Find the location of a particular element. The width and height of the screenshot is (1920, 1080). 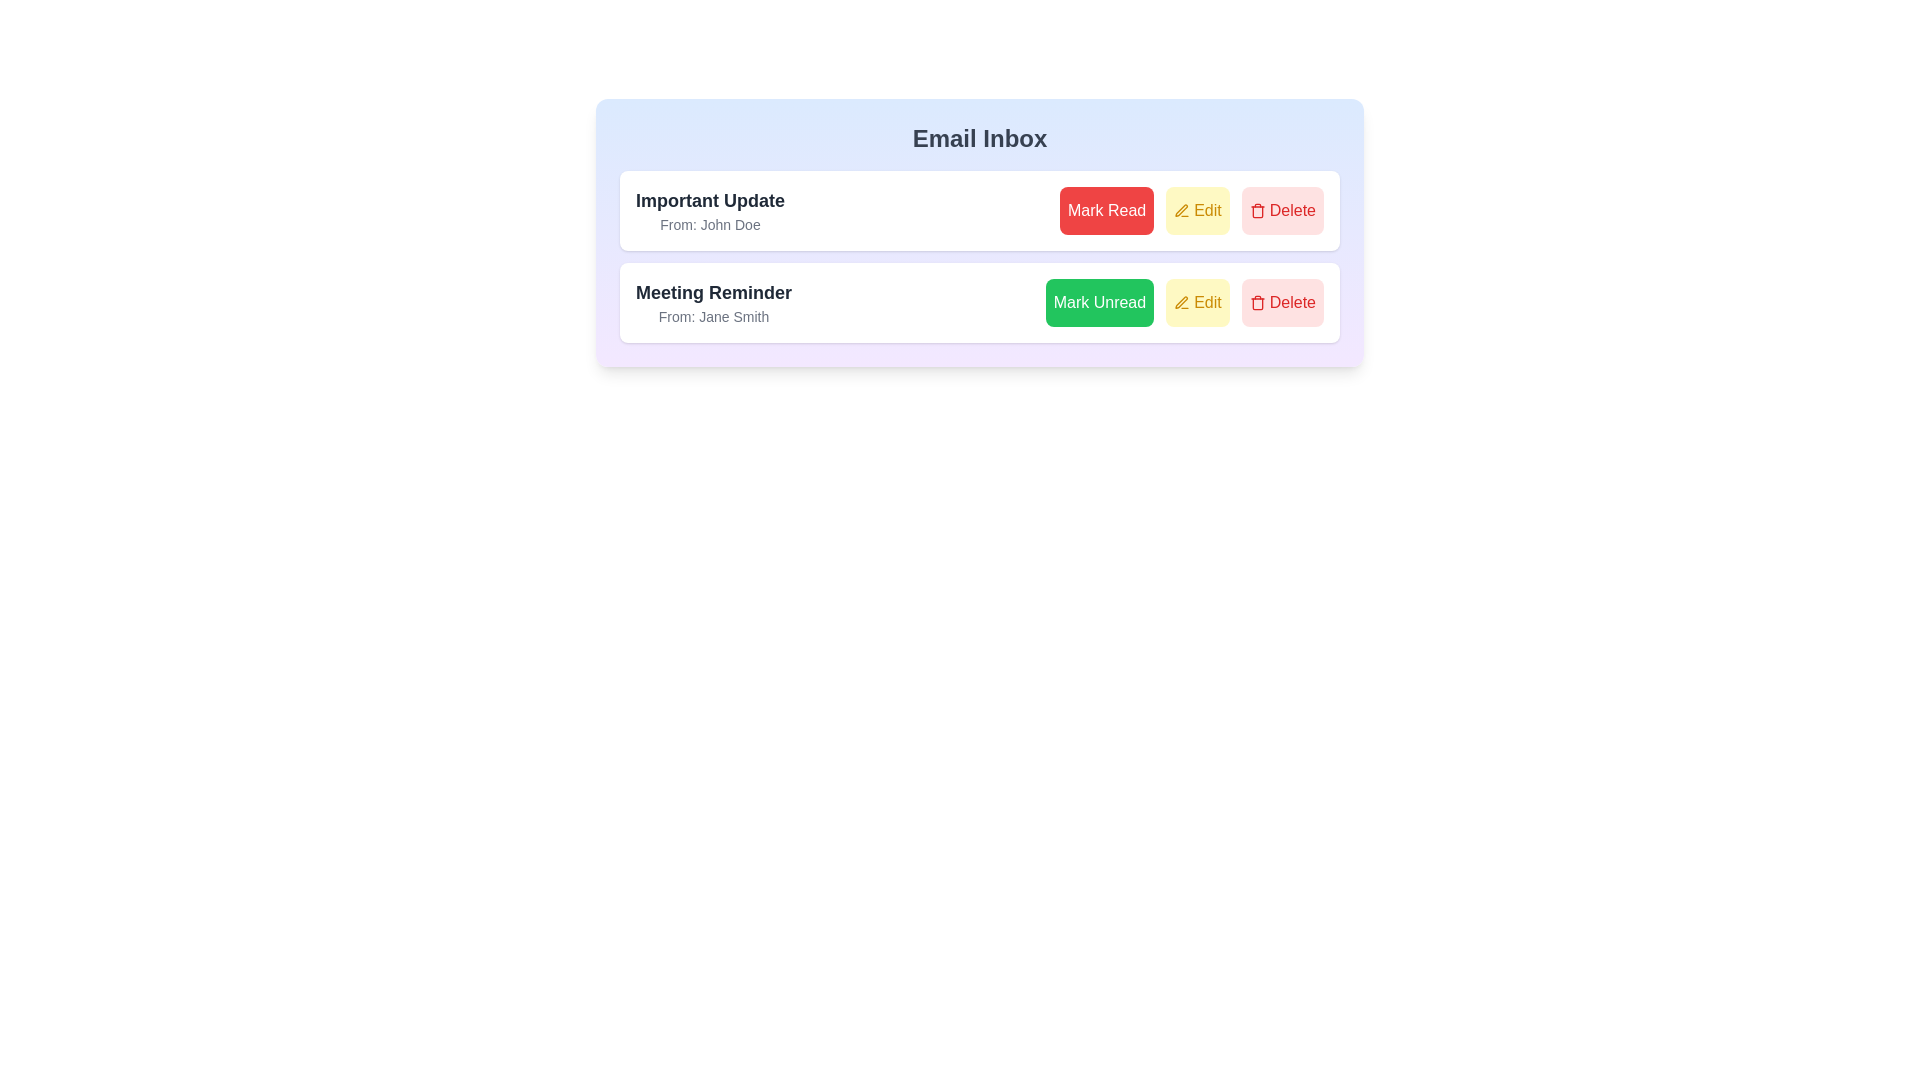

'Edit' button for the email with subject Important Update is located at coordinates (1197, 211).